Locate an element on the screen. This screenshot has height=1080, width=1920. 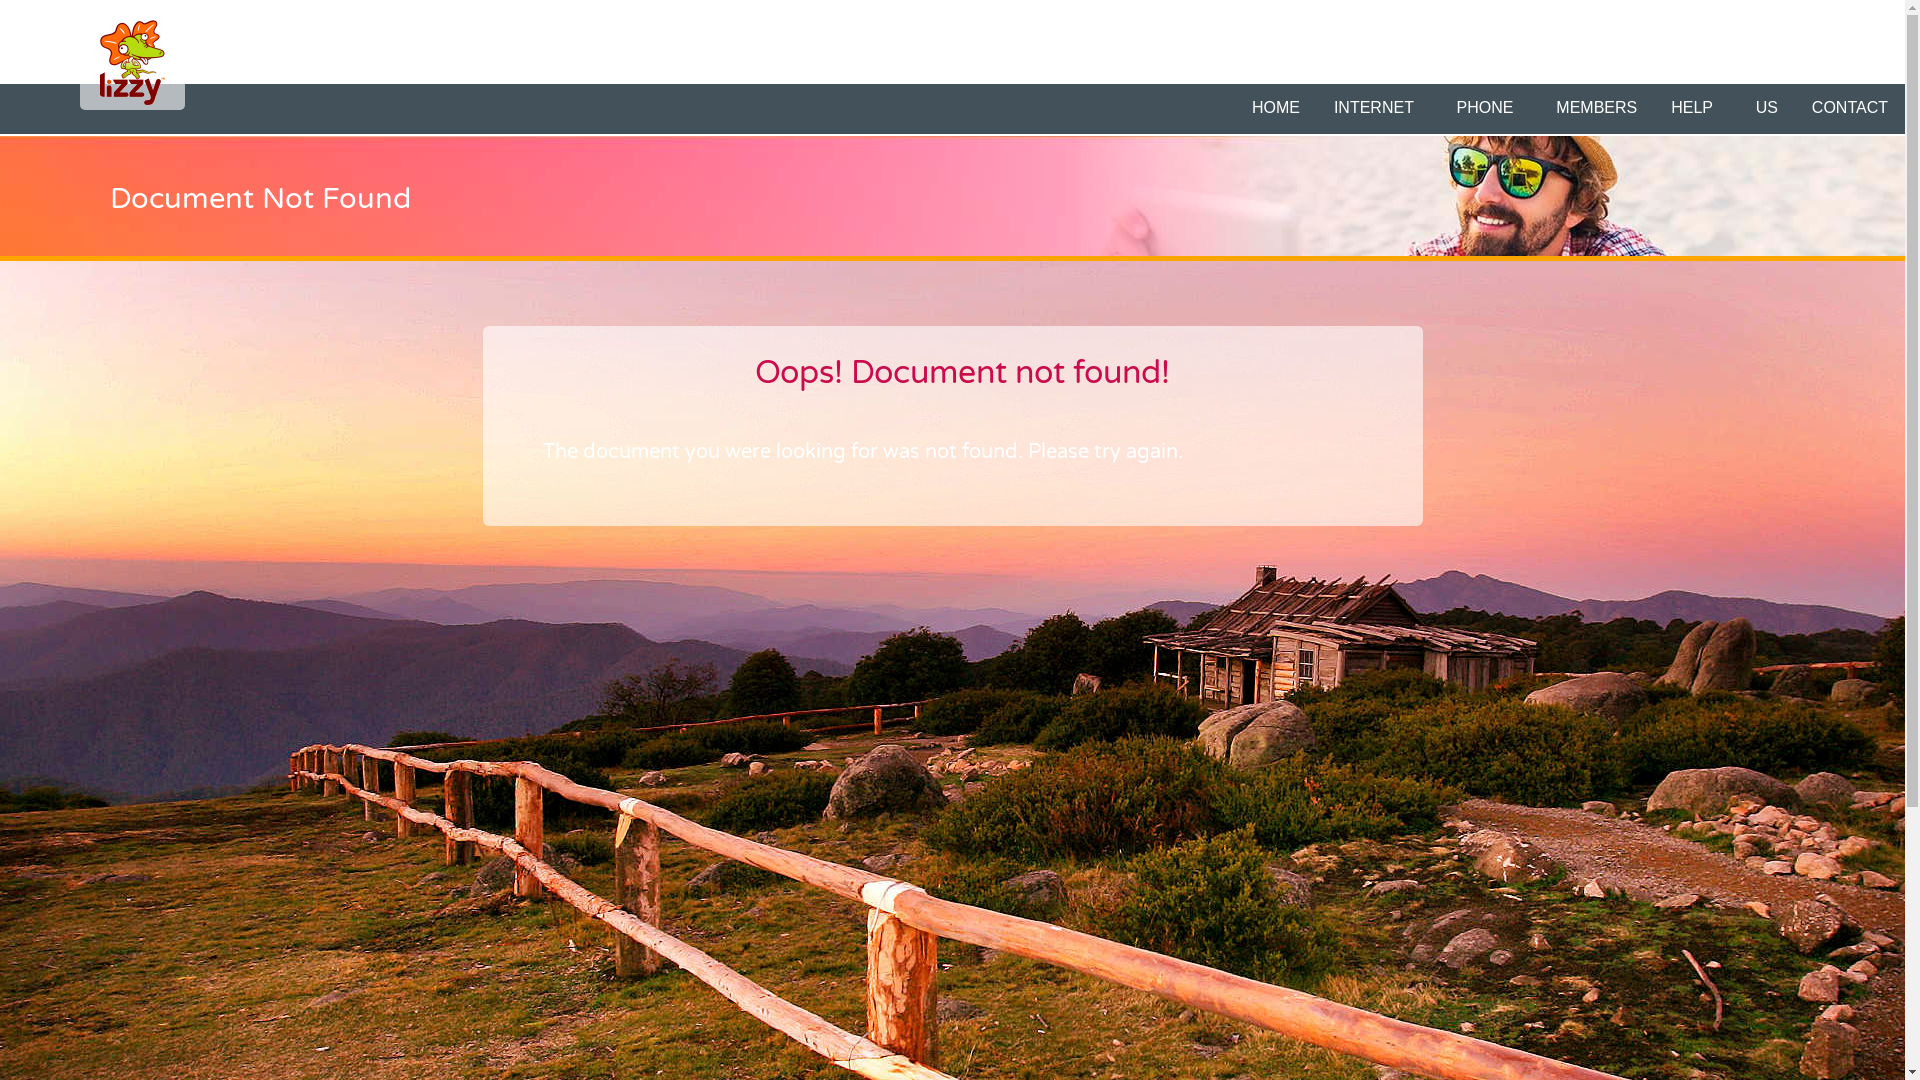
'CONTACT' is located at coordinates (1848, 108).